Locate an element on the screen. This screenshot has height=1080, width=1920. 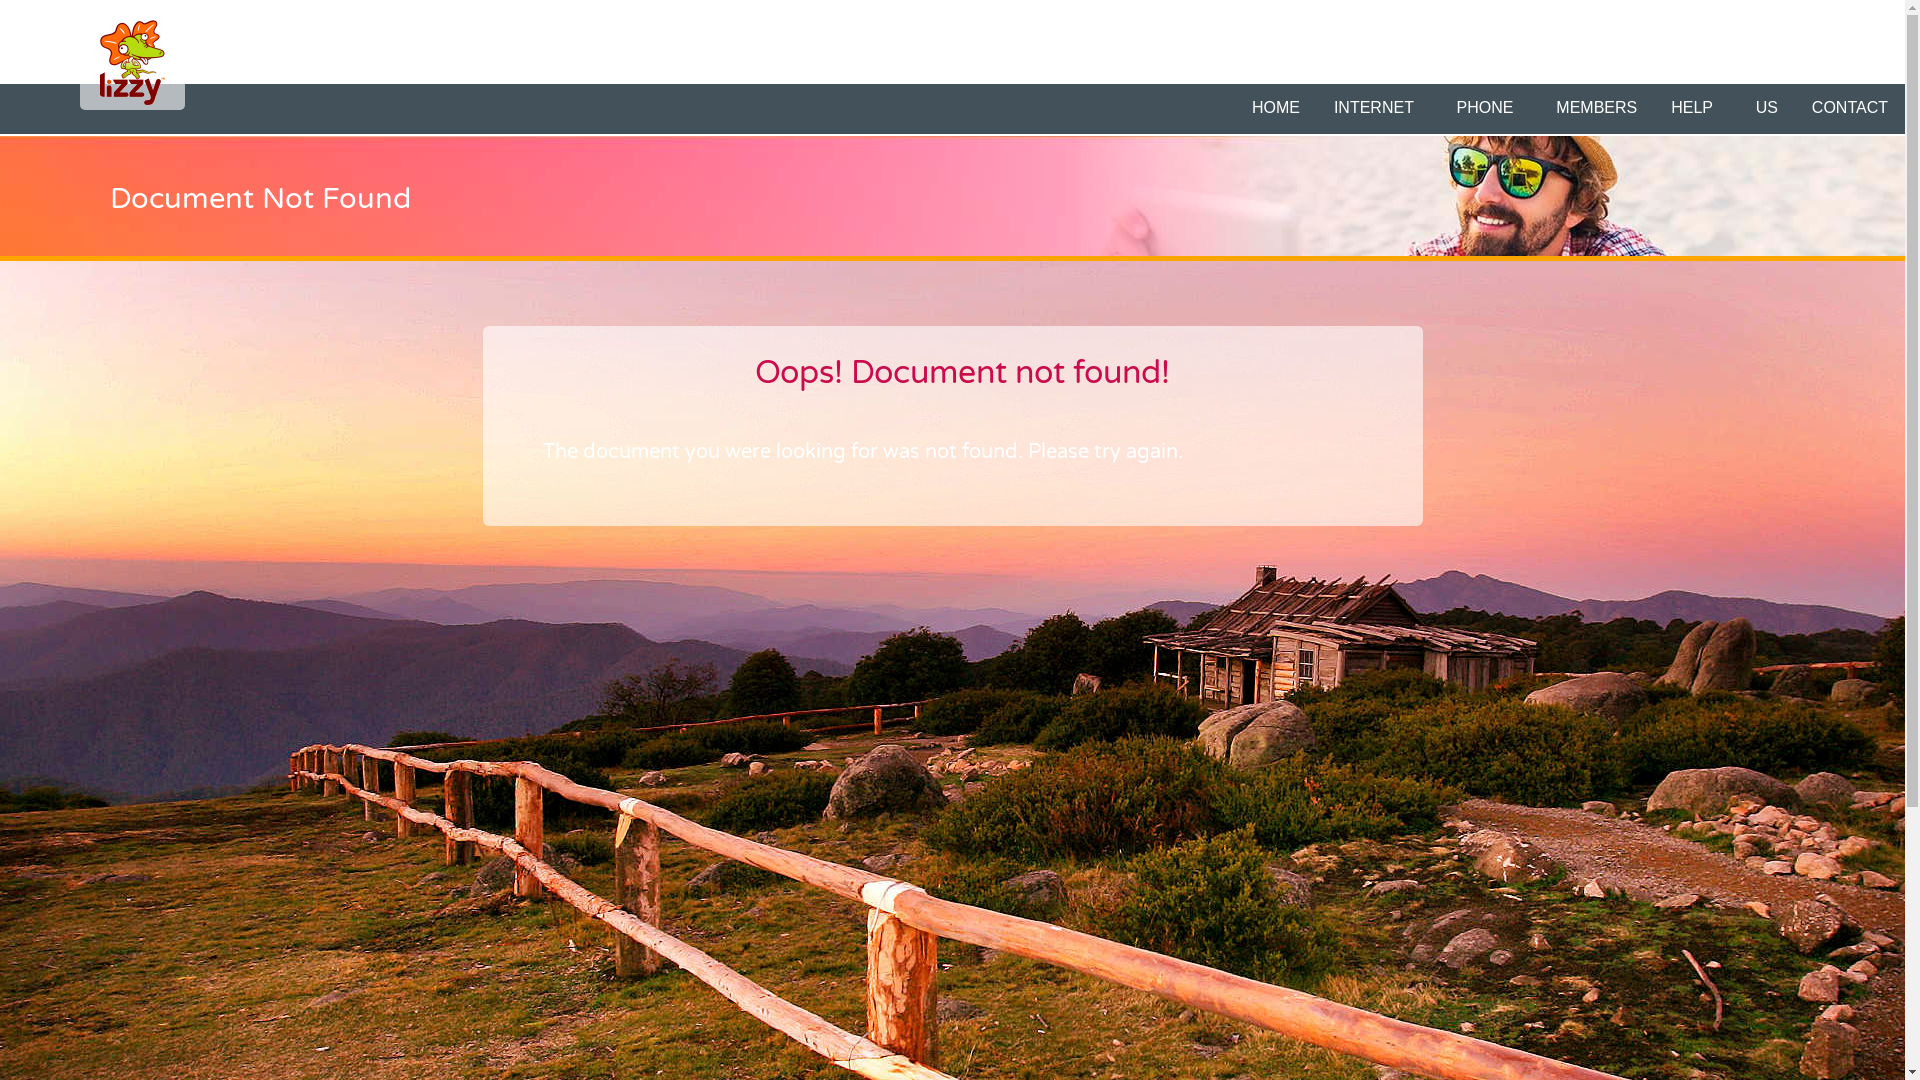
'CONTACT' is located at coordinates (1848, 108).